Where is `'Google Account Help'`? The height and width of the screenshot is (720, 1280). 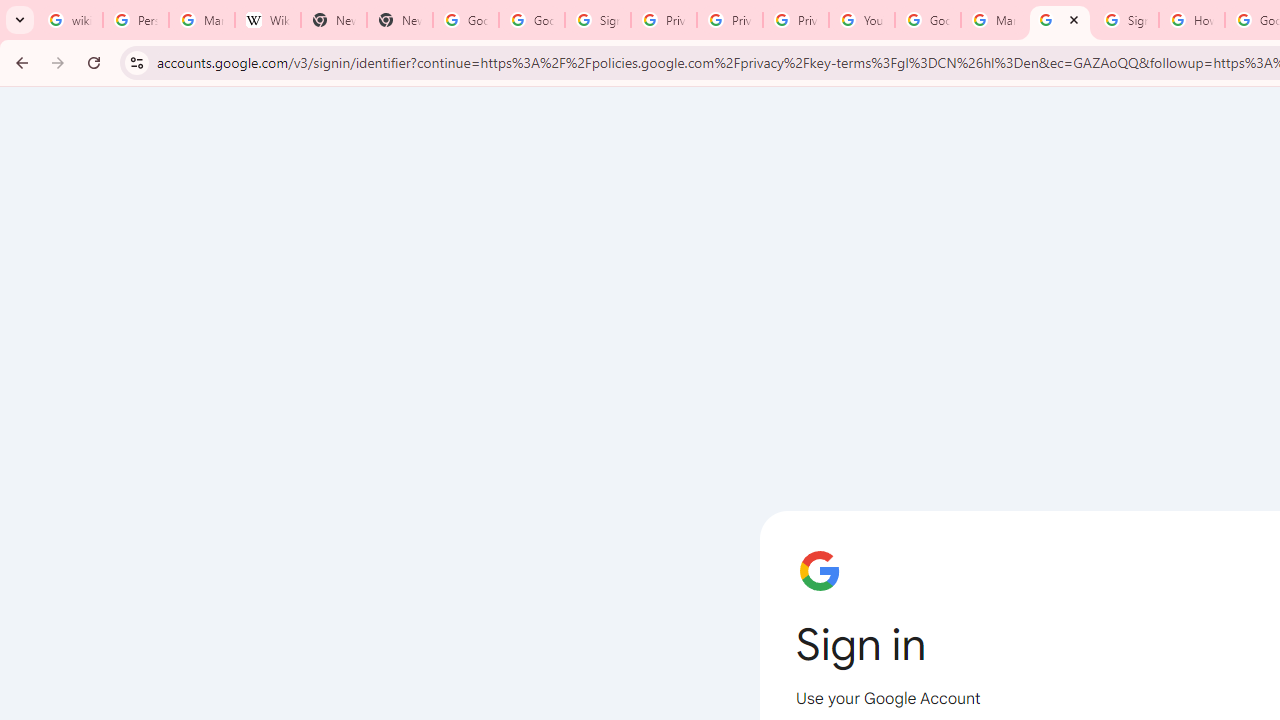
'Google Account Help' is located at coordinates (927, 20).